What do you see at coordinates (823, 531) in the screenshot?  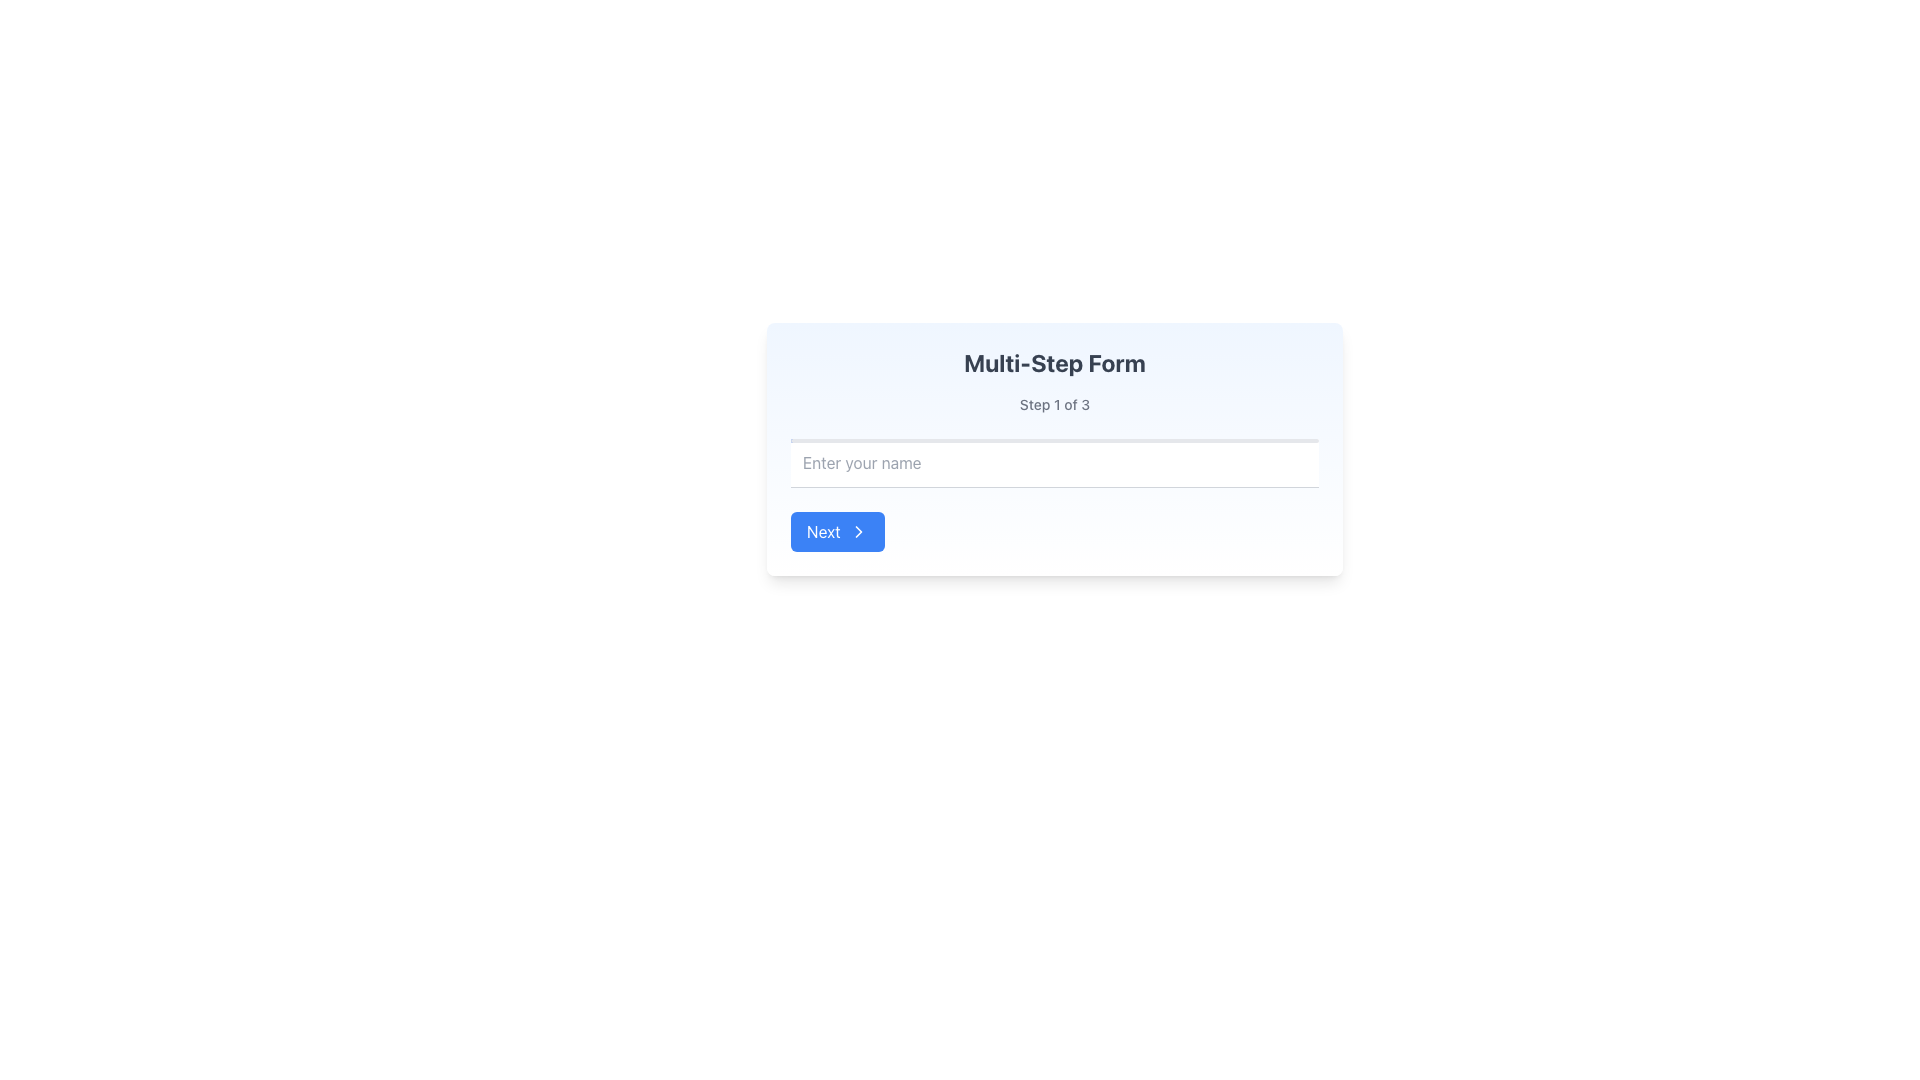 I see `the label displaying 'Next' inside a blue rectangular button with rounded corners, positioned at the bottom-left corner of the form interface` at bounding box center [823, 531].